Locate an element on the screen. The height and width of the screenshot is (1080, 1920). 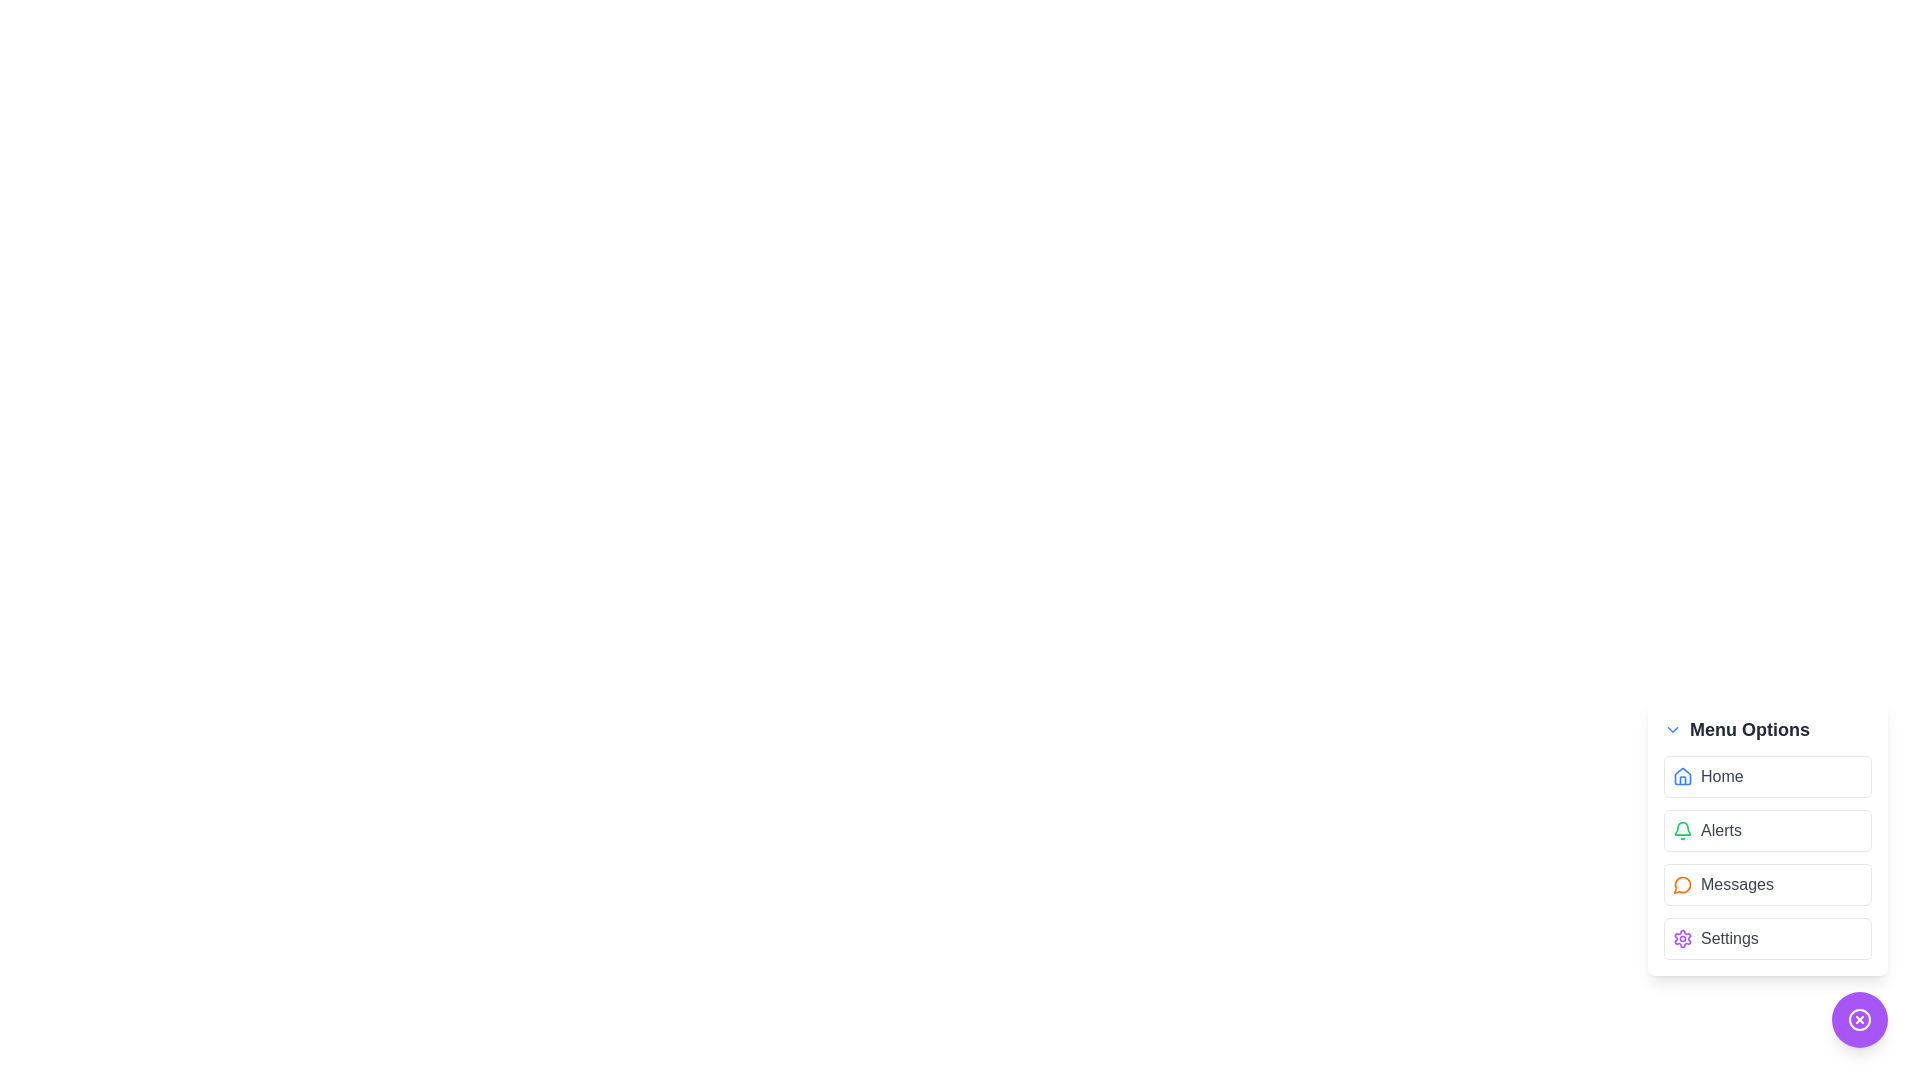
the bell icon located beside the 'Alerts' text option in the right sidebar of the UI is located at coordinates (1682, 828).